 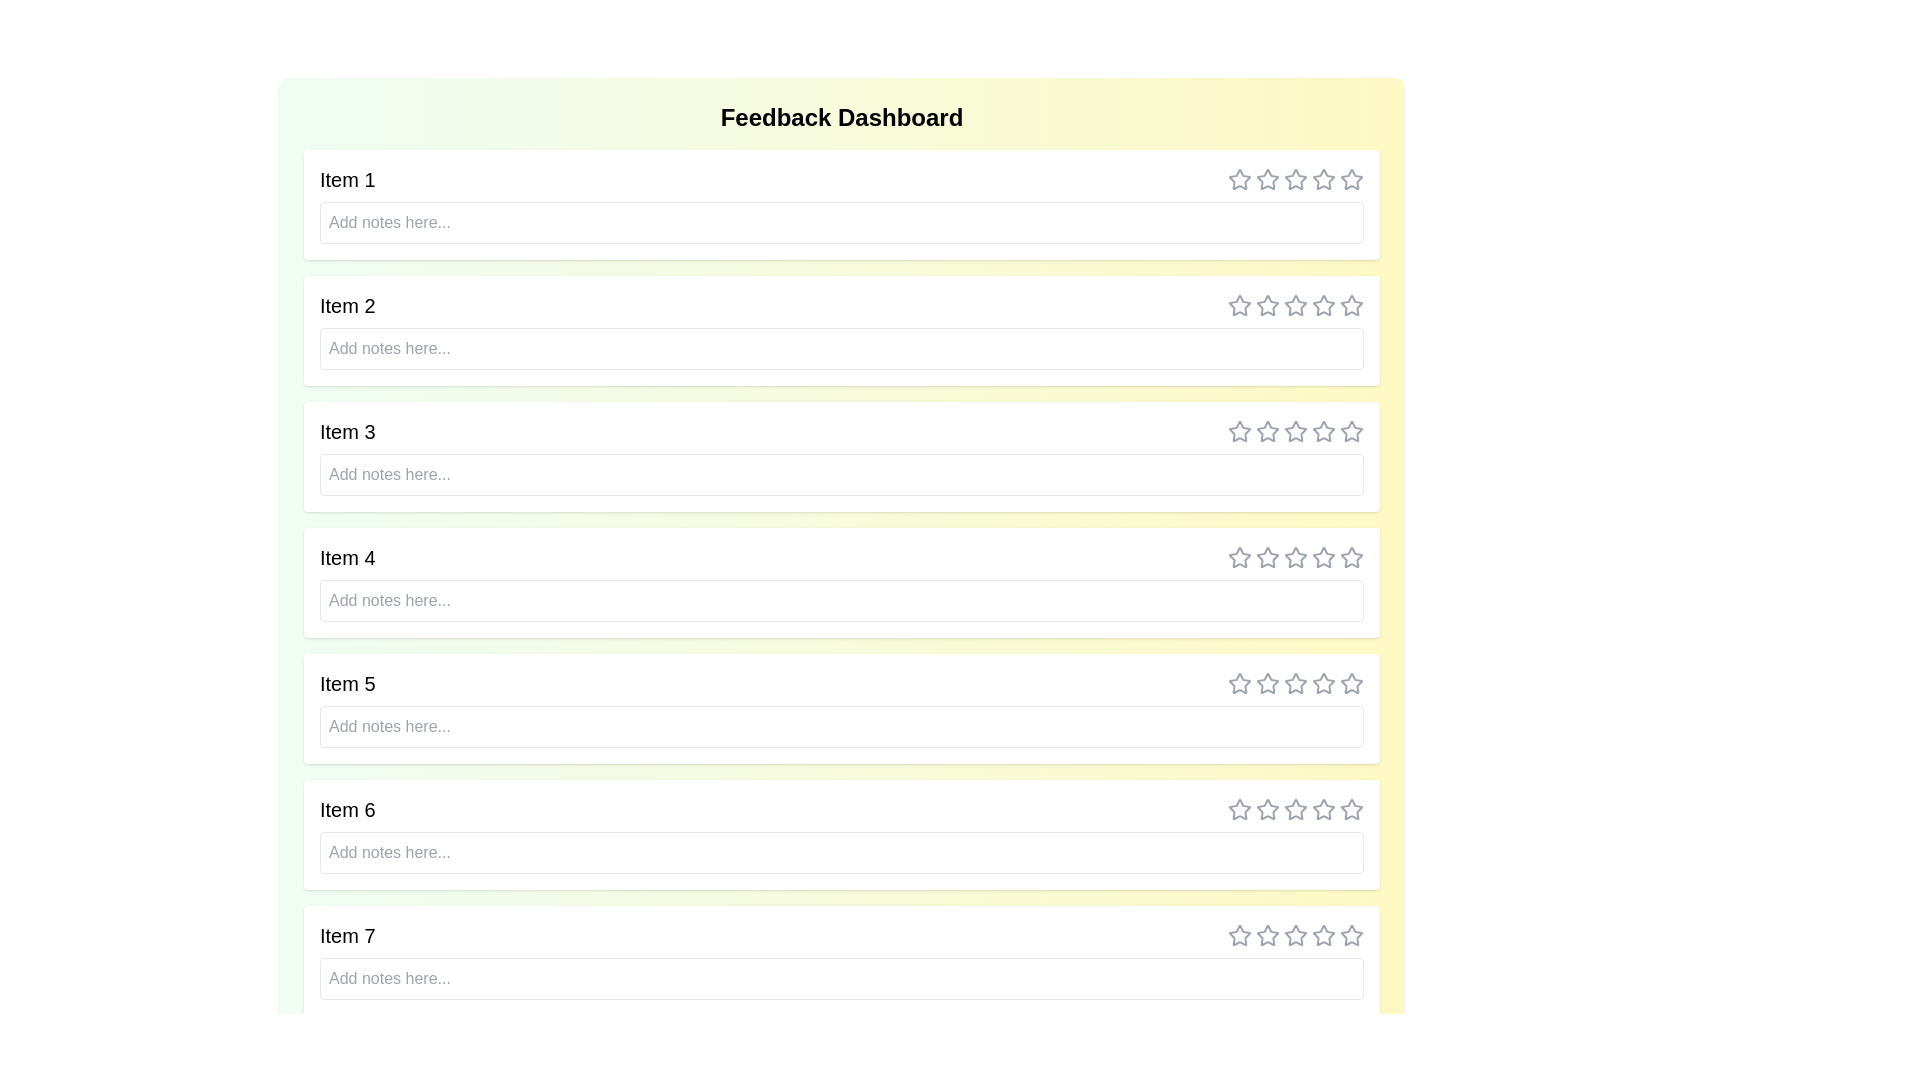 What do you see at coordinates (1352, 180) in the screenshot?
I see `the rating for an item to 5 stars` at bounding box center [1352, 180].